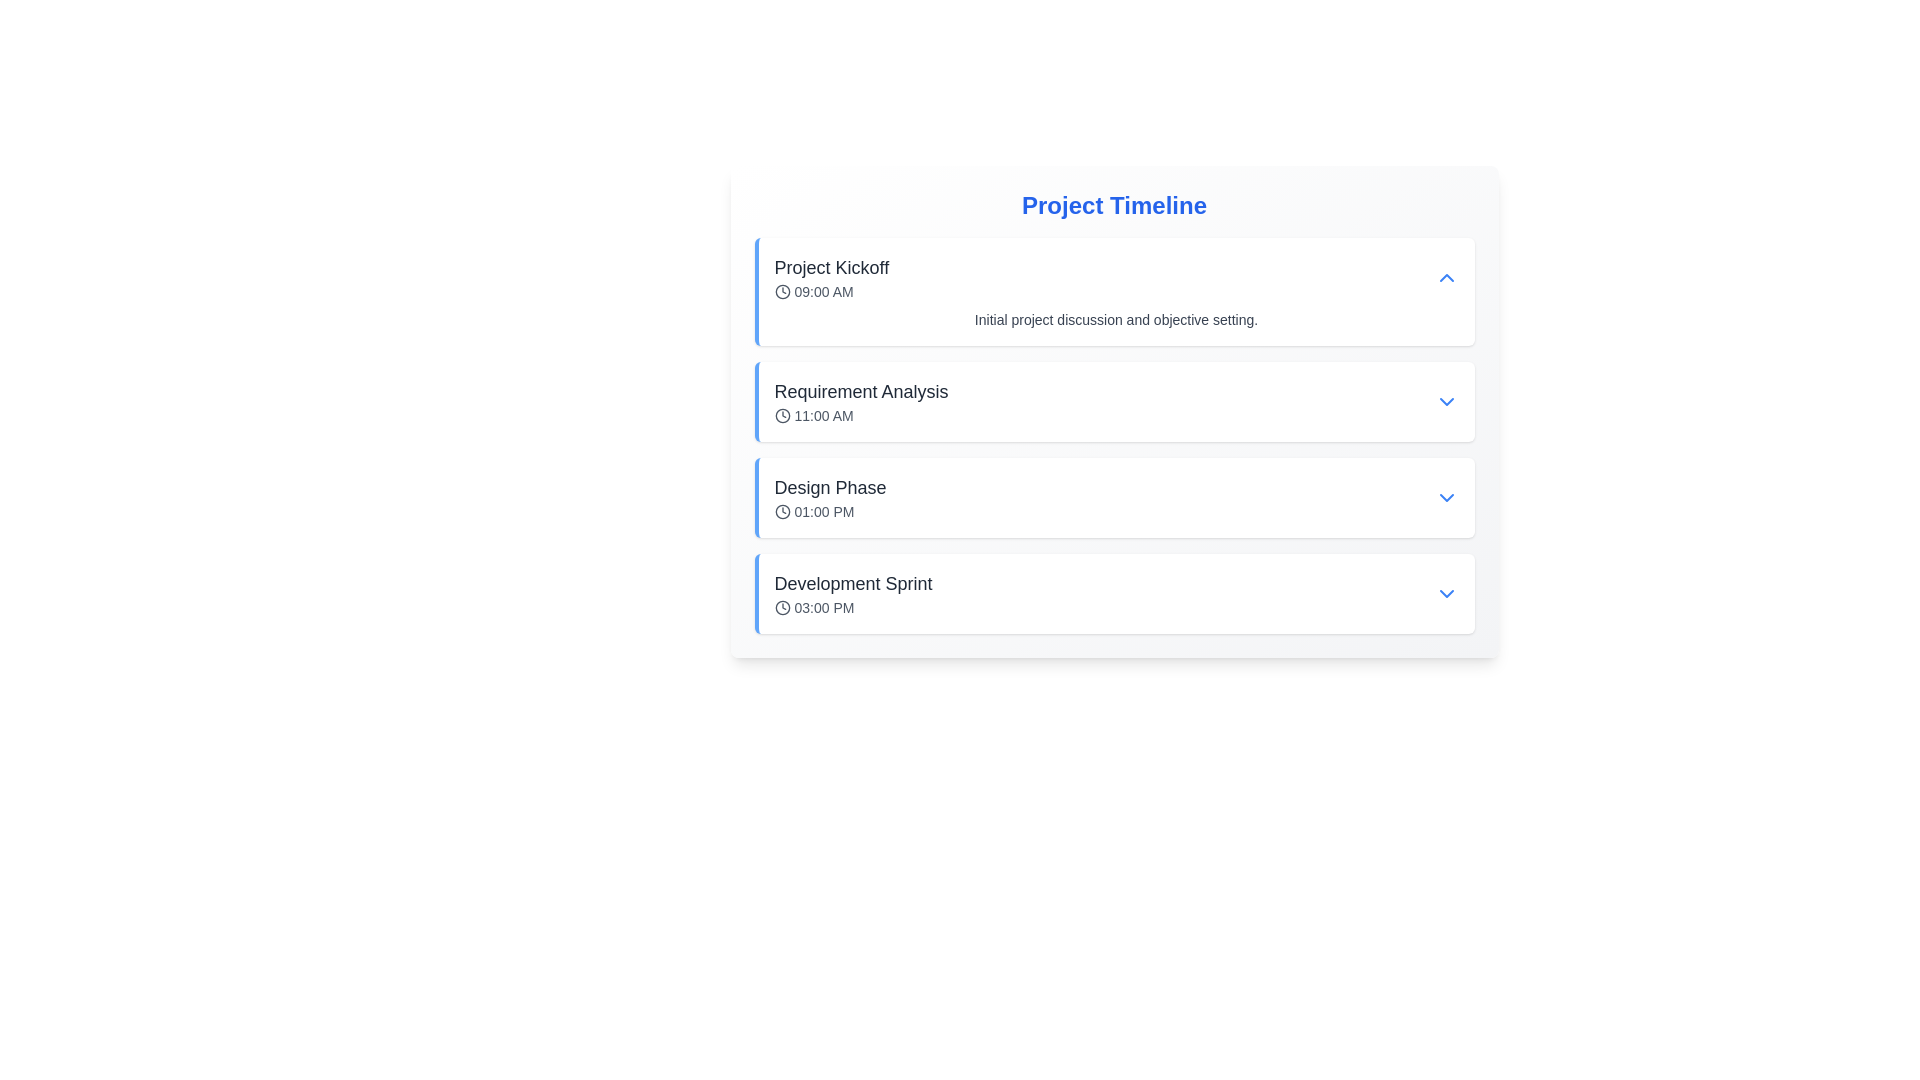  I want to click on the downward chevron button styled in blue at the far-right of the 'Development Sprint' row, so click(1446, 593).